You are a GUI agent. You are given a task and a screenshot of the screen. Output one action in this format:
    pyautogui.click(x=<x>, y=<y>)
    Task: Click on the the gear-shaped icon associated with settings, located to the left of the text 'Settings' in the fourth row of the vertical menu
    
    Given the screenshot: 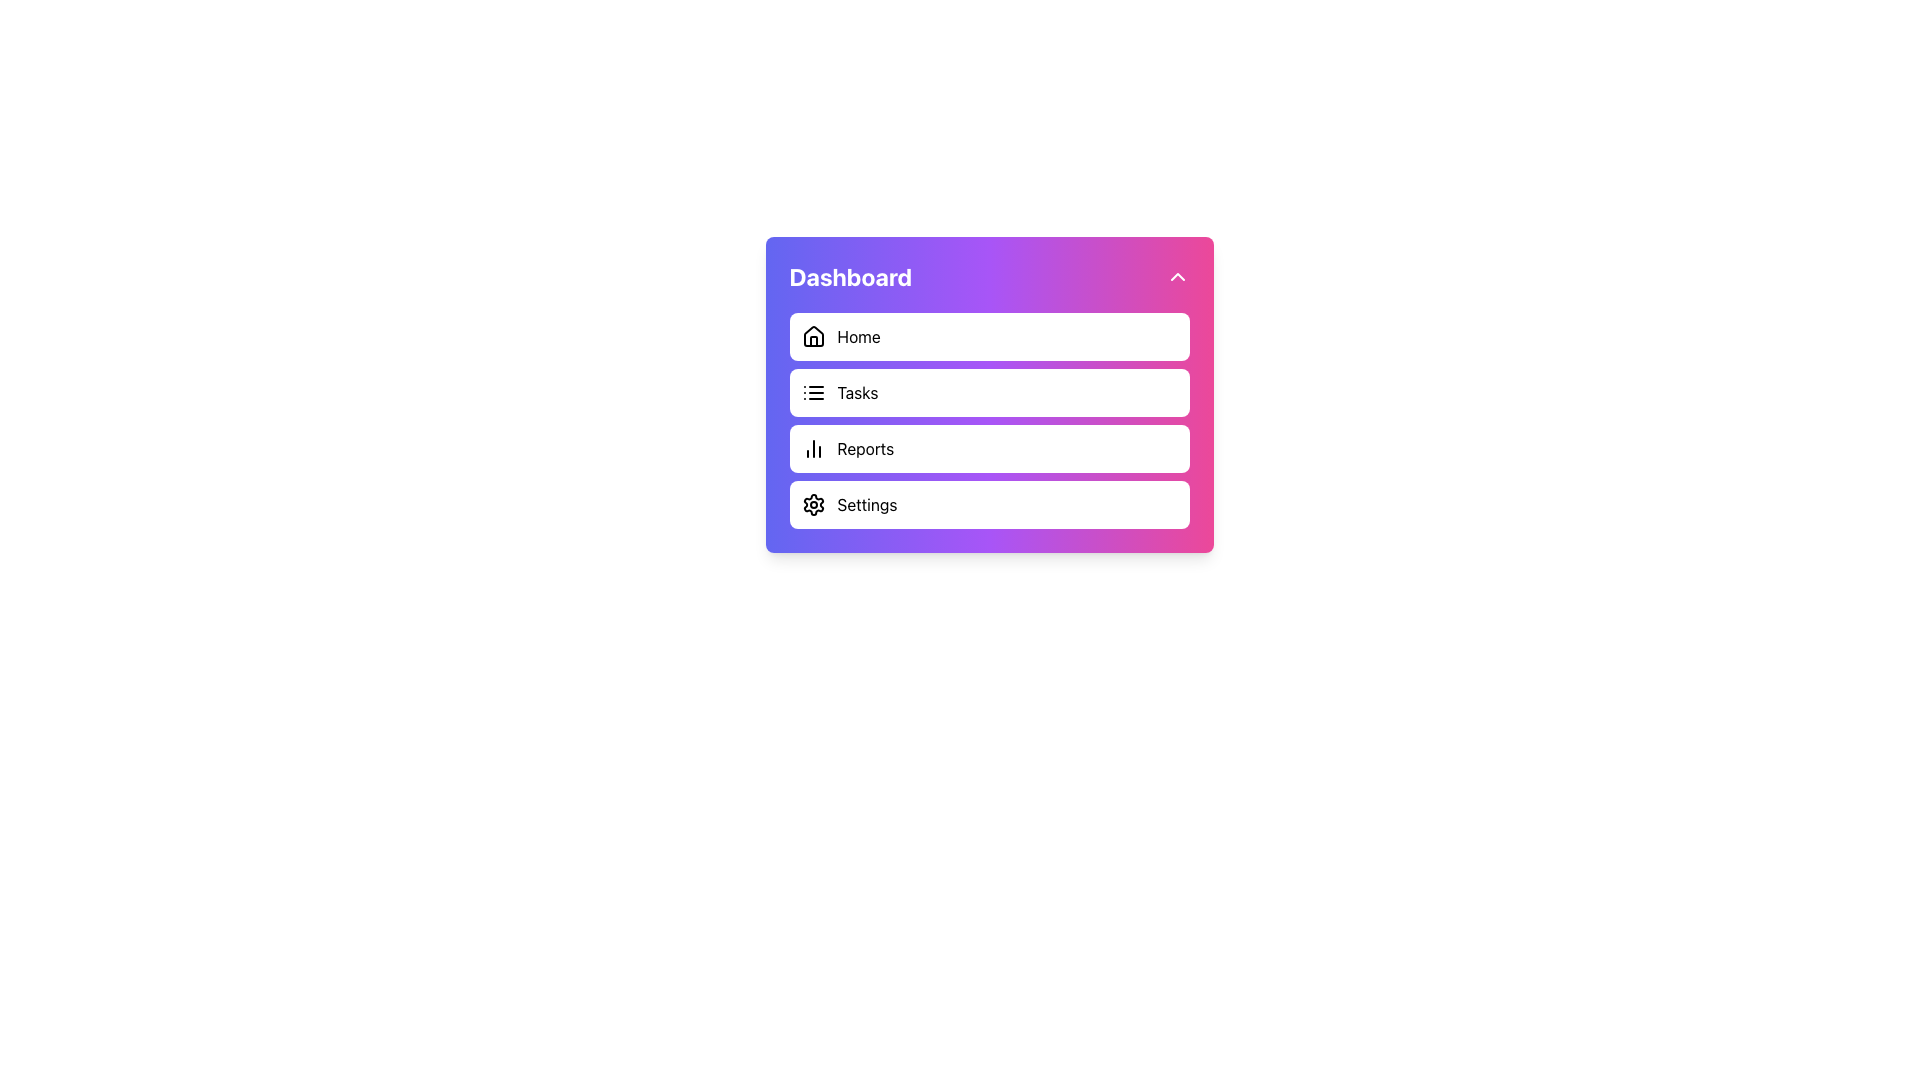 What is the action you would take?
    pyautogui.click(x=813, y=504)
    